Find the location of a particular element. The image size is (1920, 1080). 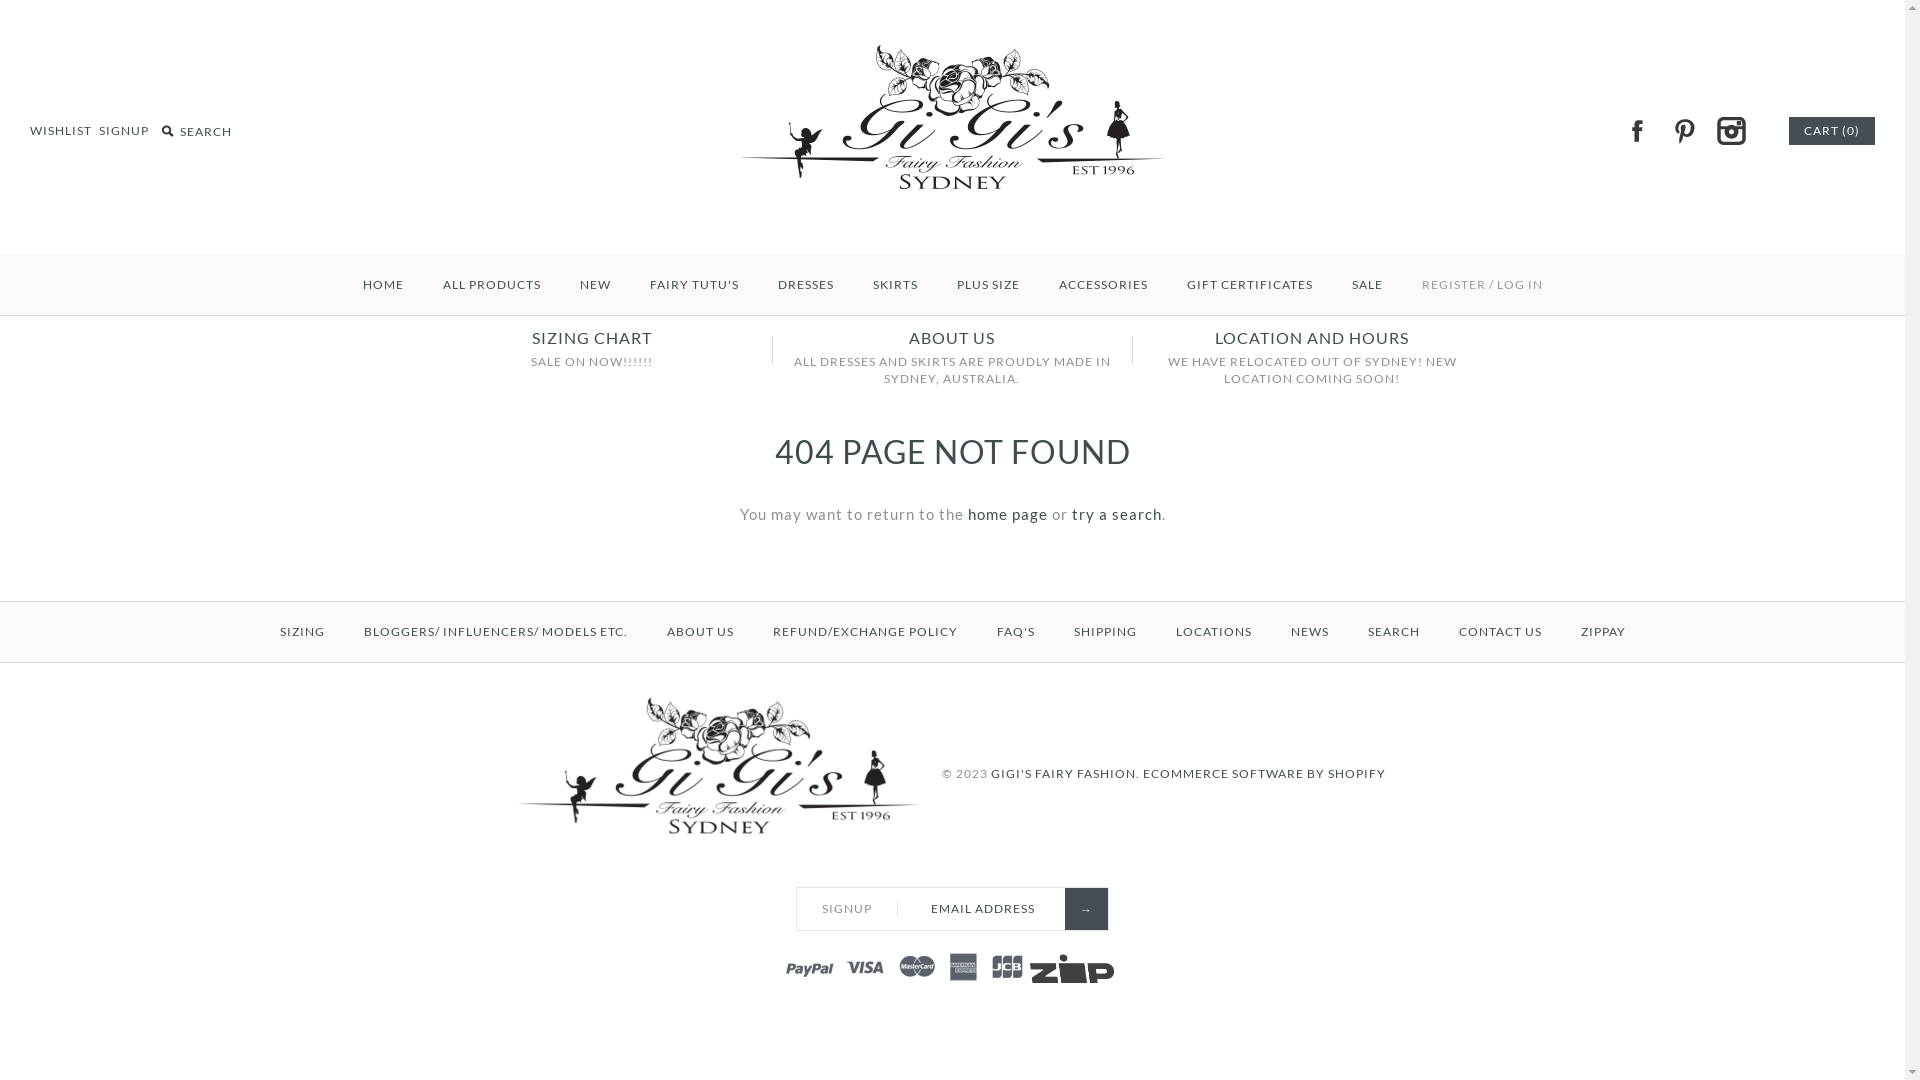

'NEWS' is located at coordinates (1309, 632).